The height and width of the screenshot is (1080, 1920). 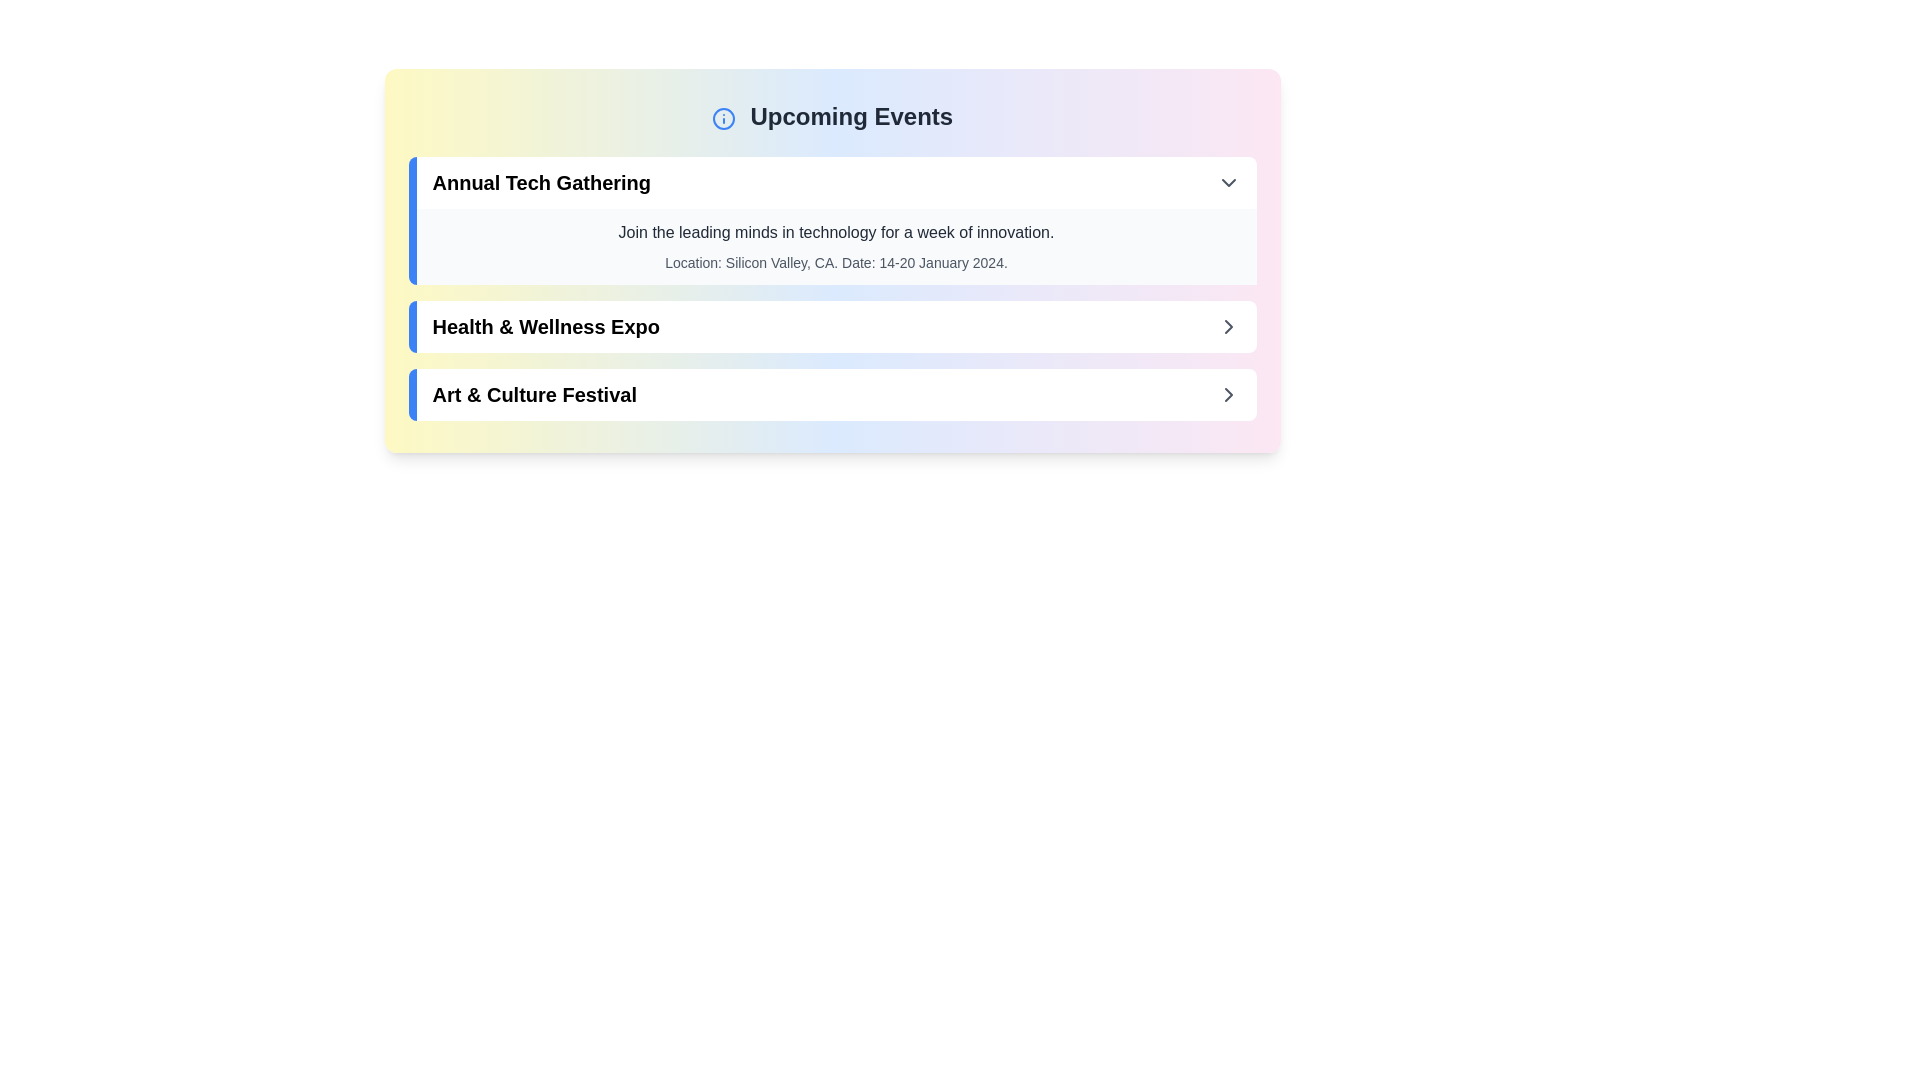 I want to click on the 'Health & Wellness Expo' button-like list item, so click(x=832, y=326).